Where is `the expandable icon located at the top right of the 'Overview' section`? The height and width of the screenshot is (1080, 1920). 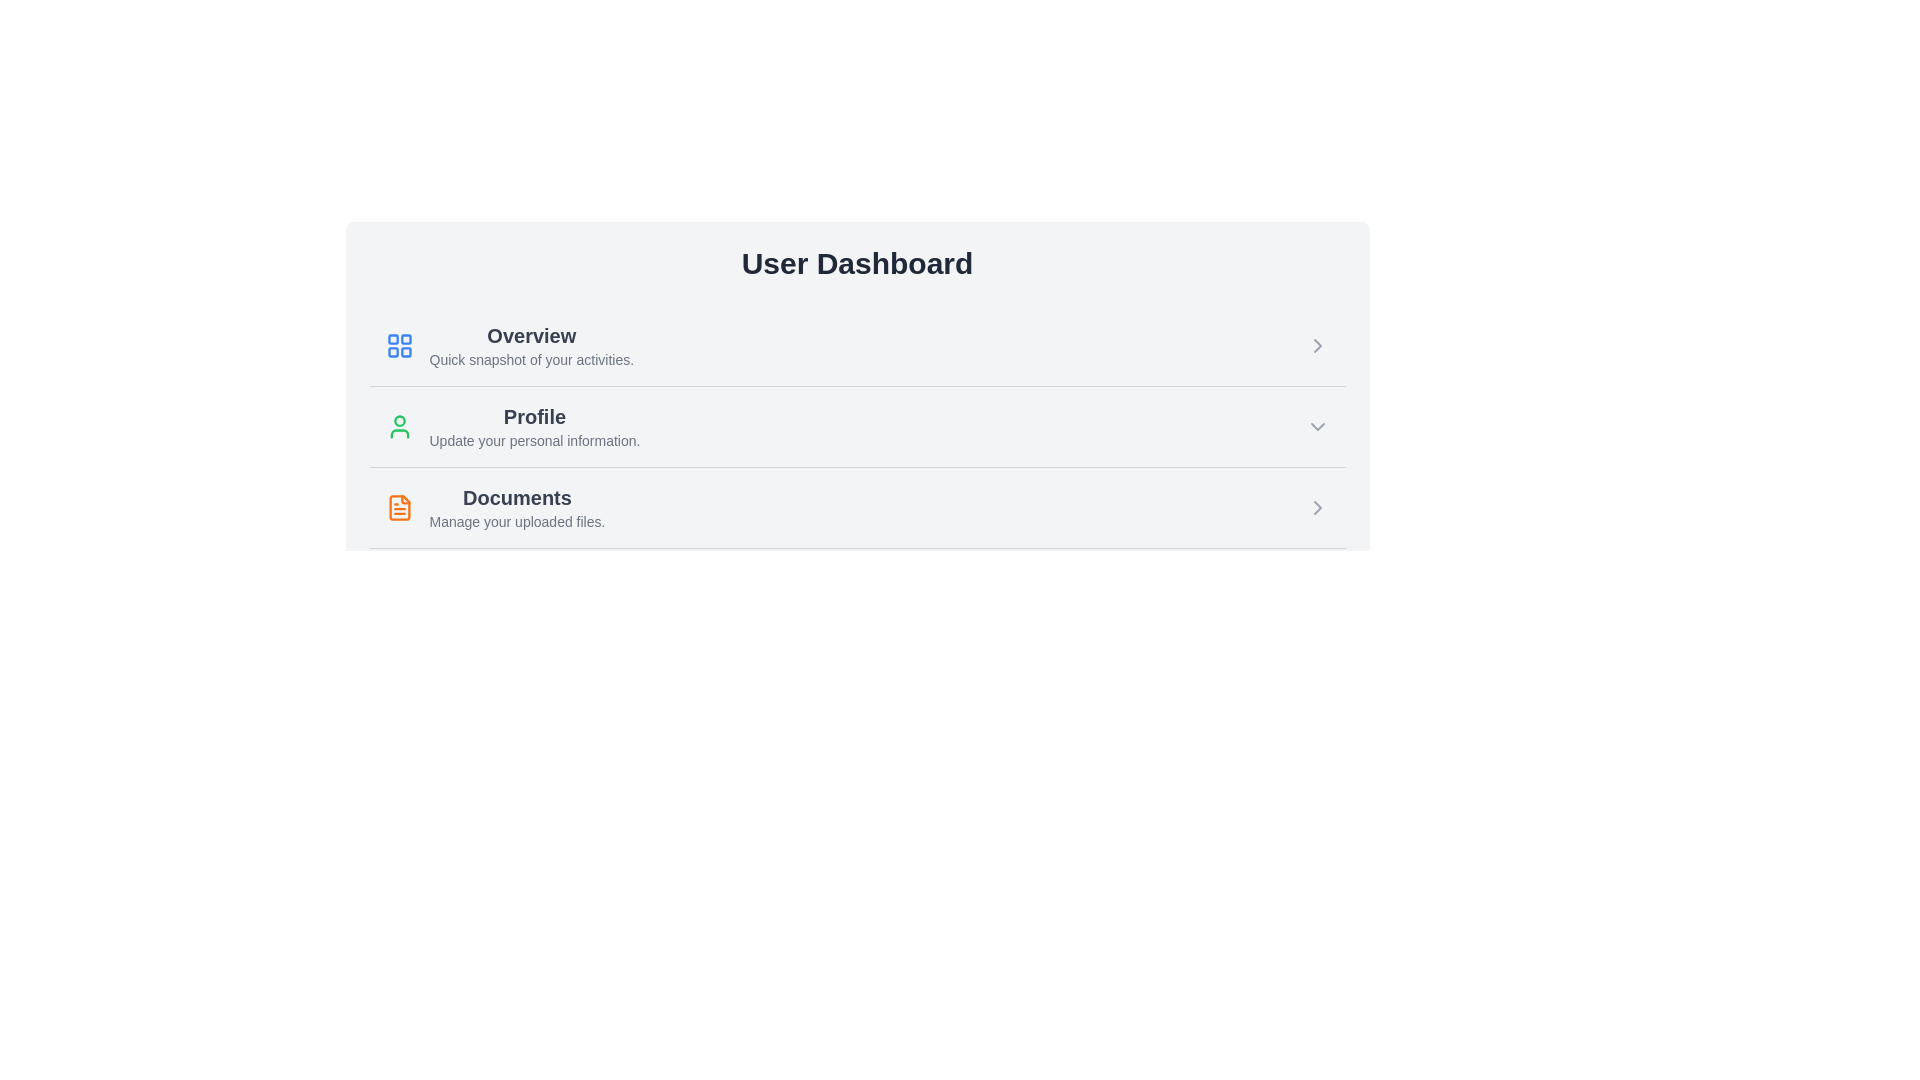 the expandable icon located at the top right of the 'Overview' section is located at coordinates (1317, 345).